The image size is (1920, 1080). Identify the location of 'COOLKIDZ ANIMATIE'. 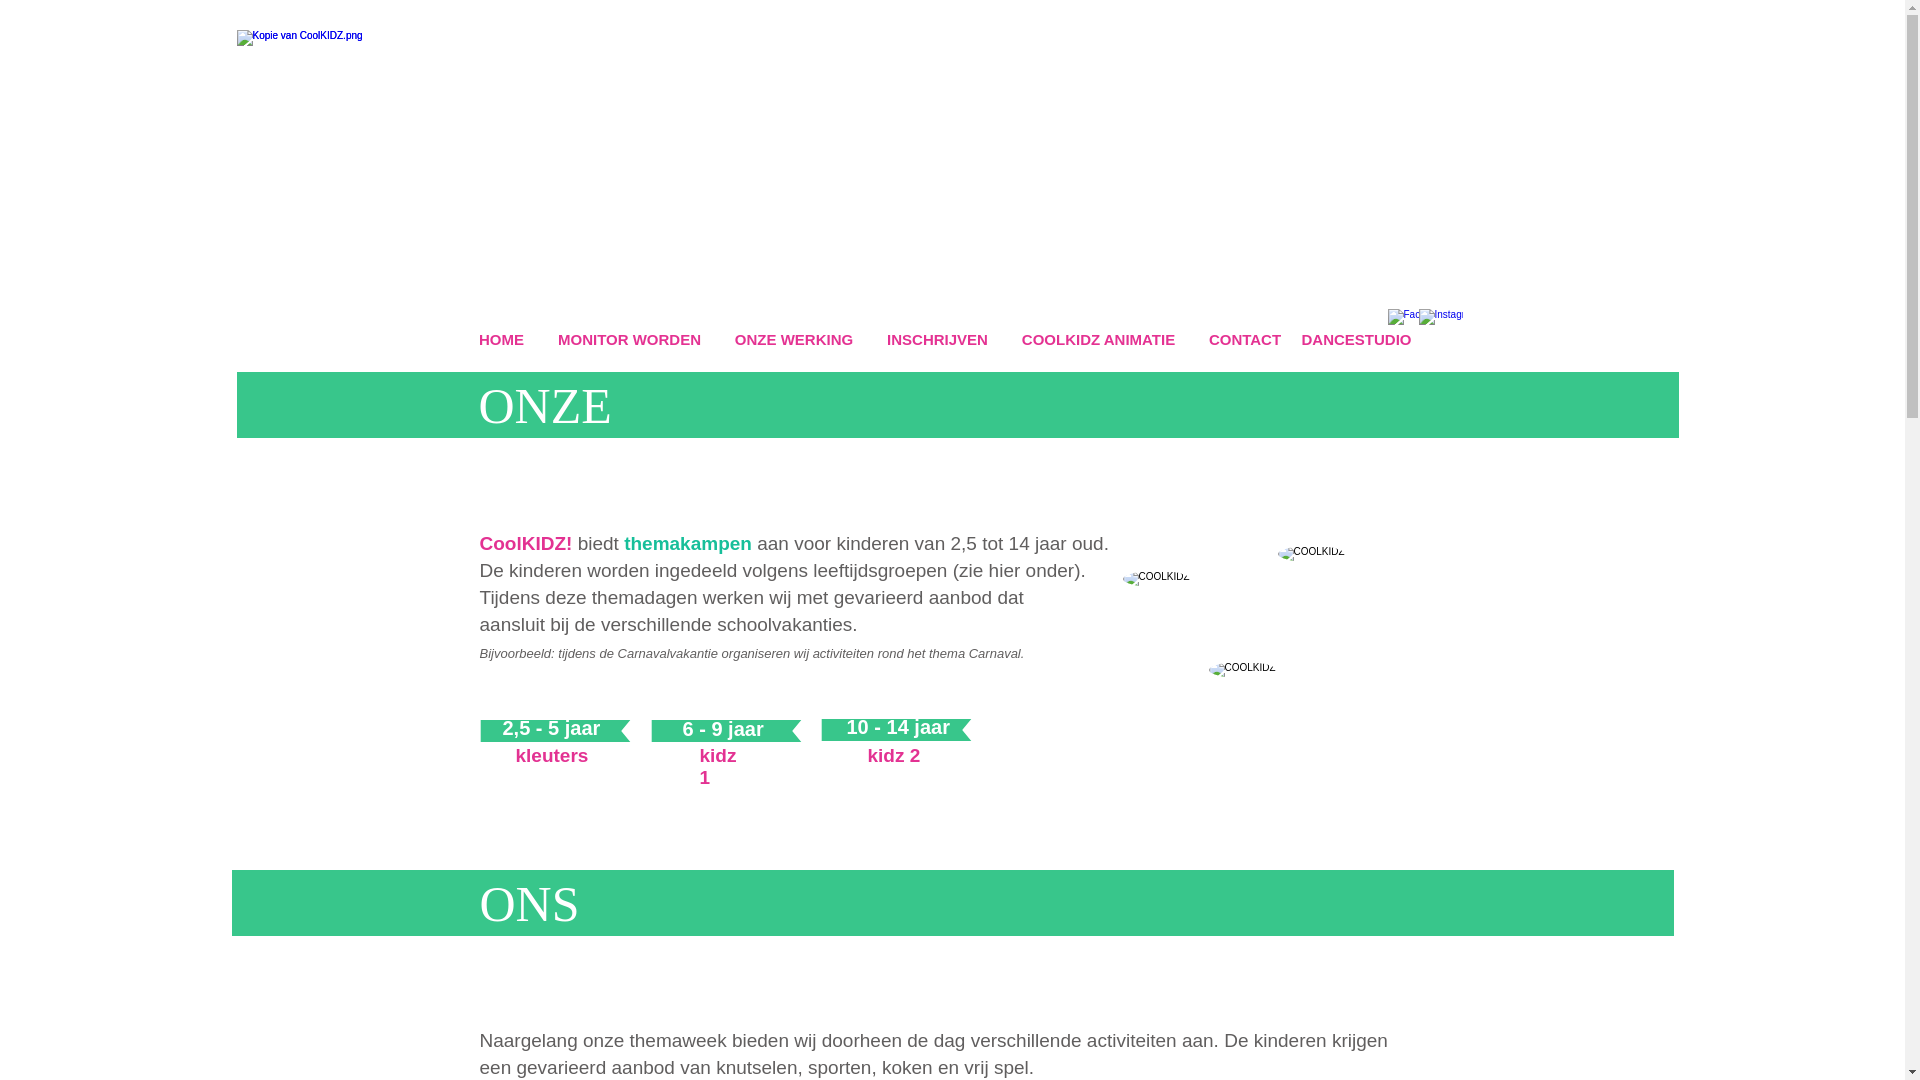
(1098, 338).